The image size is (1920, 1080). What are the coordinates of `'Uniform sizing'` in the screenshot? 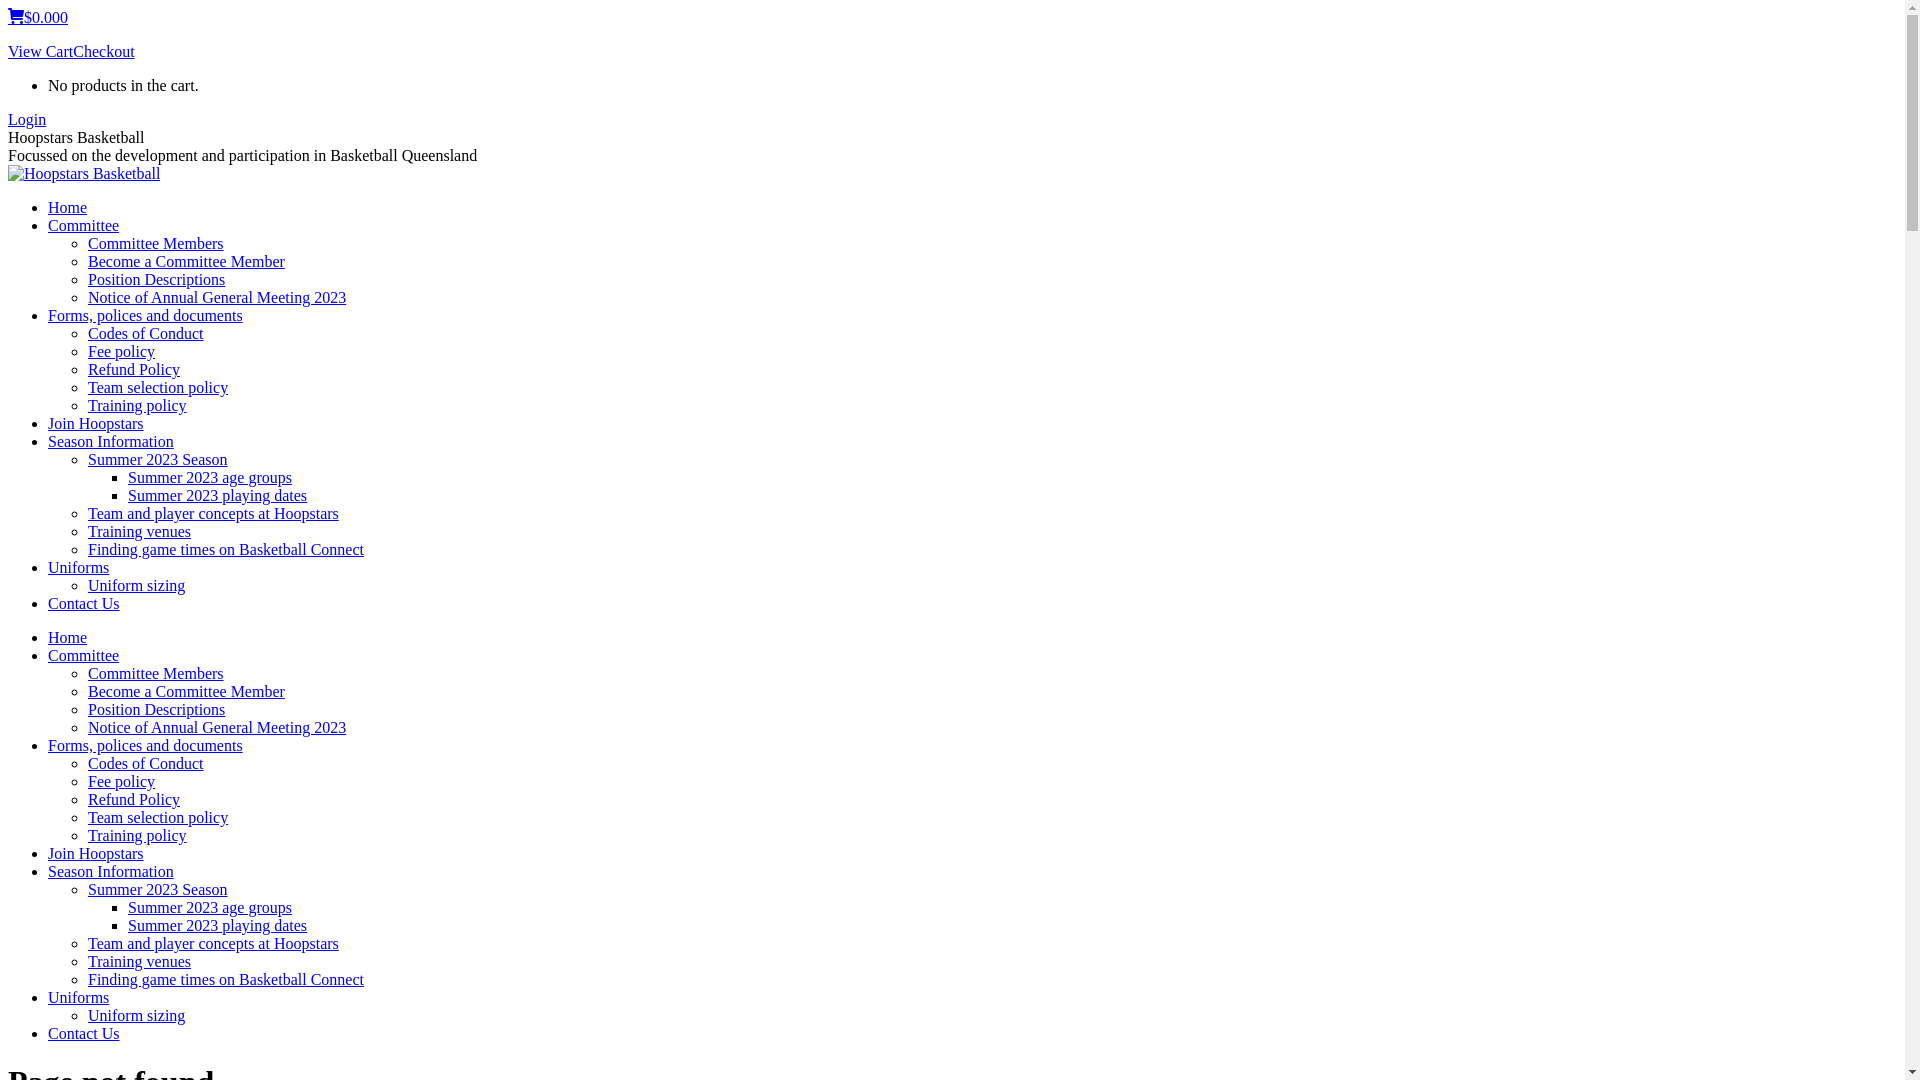 It's located at (135, 1015).